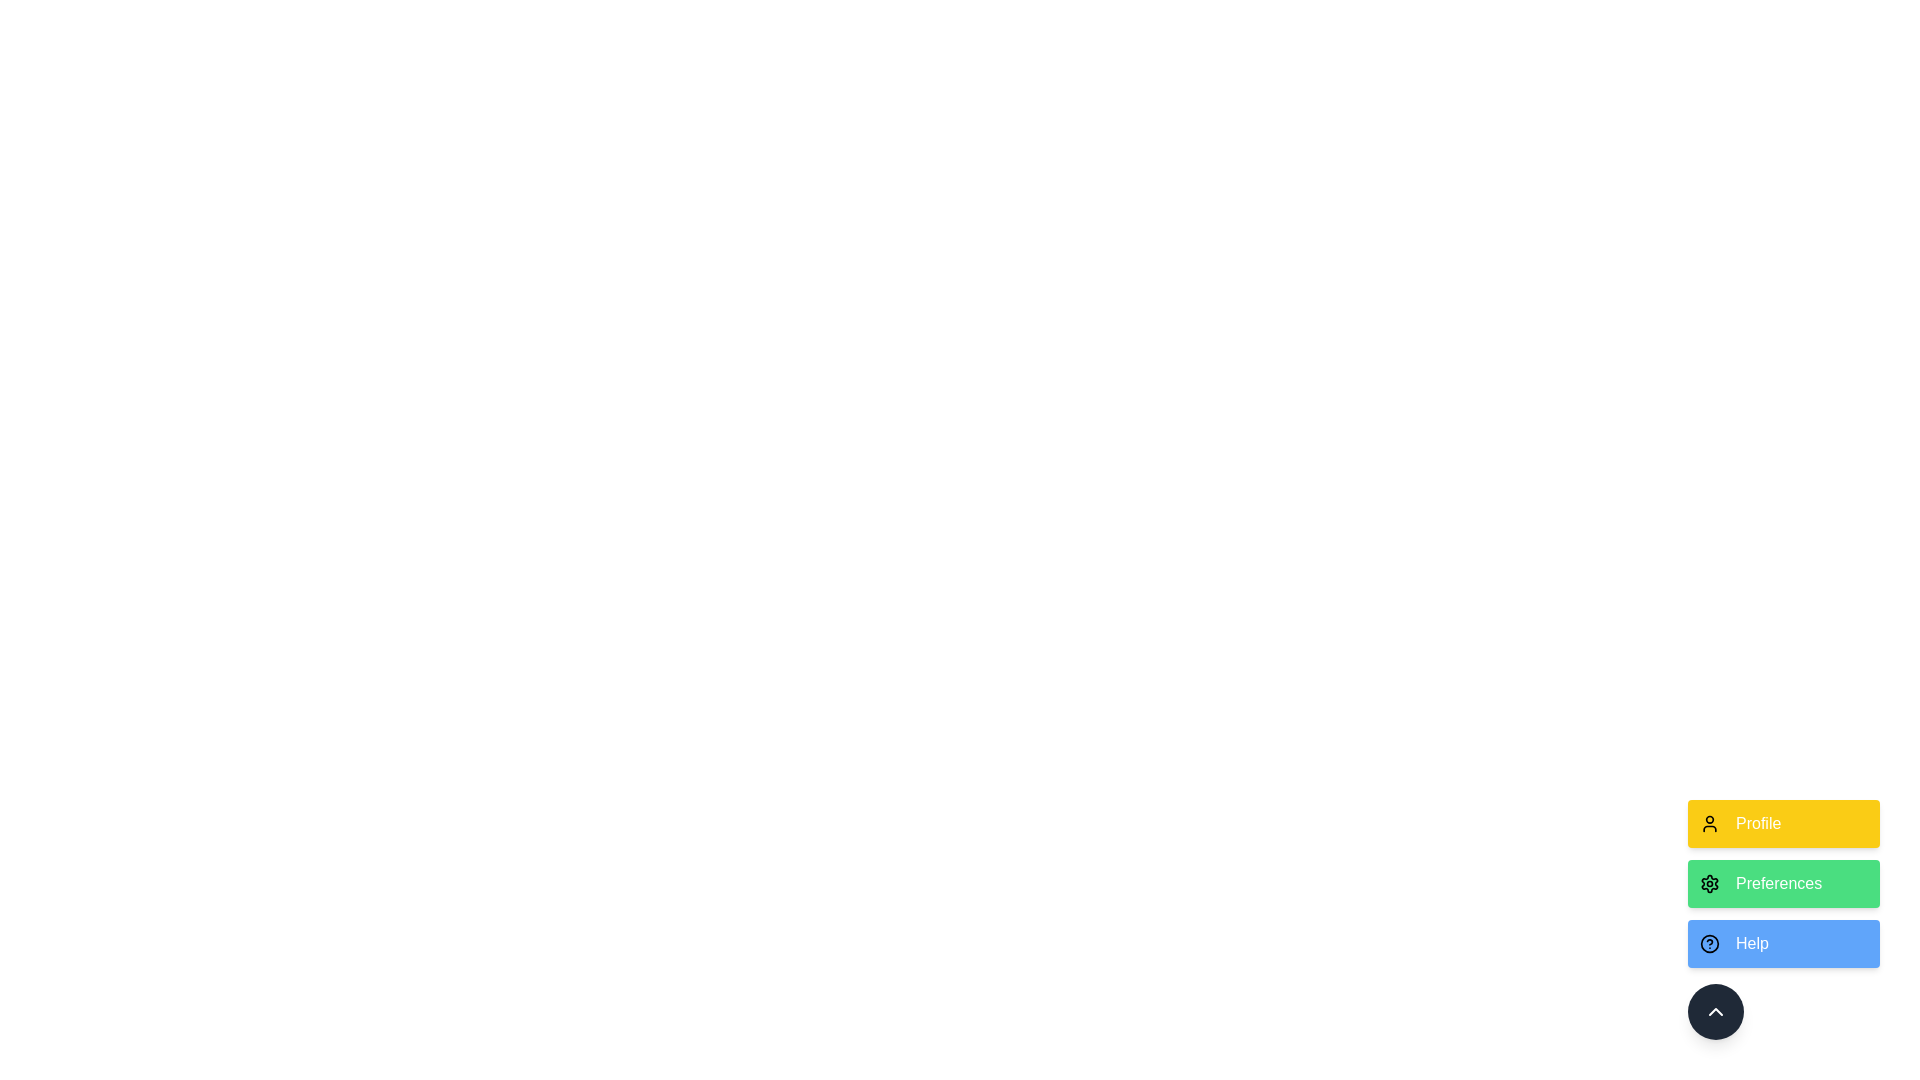 This screenshot has width=1920, height=1080. Describe the element at coordinates (1784, 944) in the screenshot. I see `the Help option from the ActionSpeedDial component` at that location.